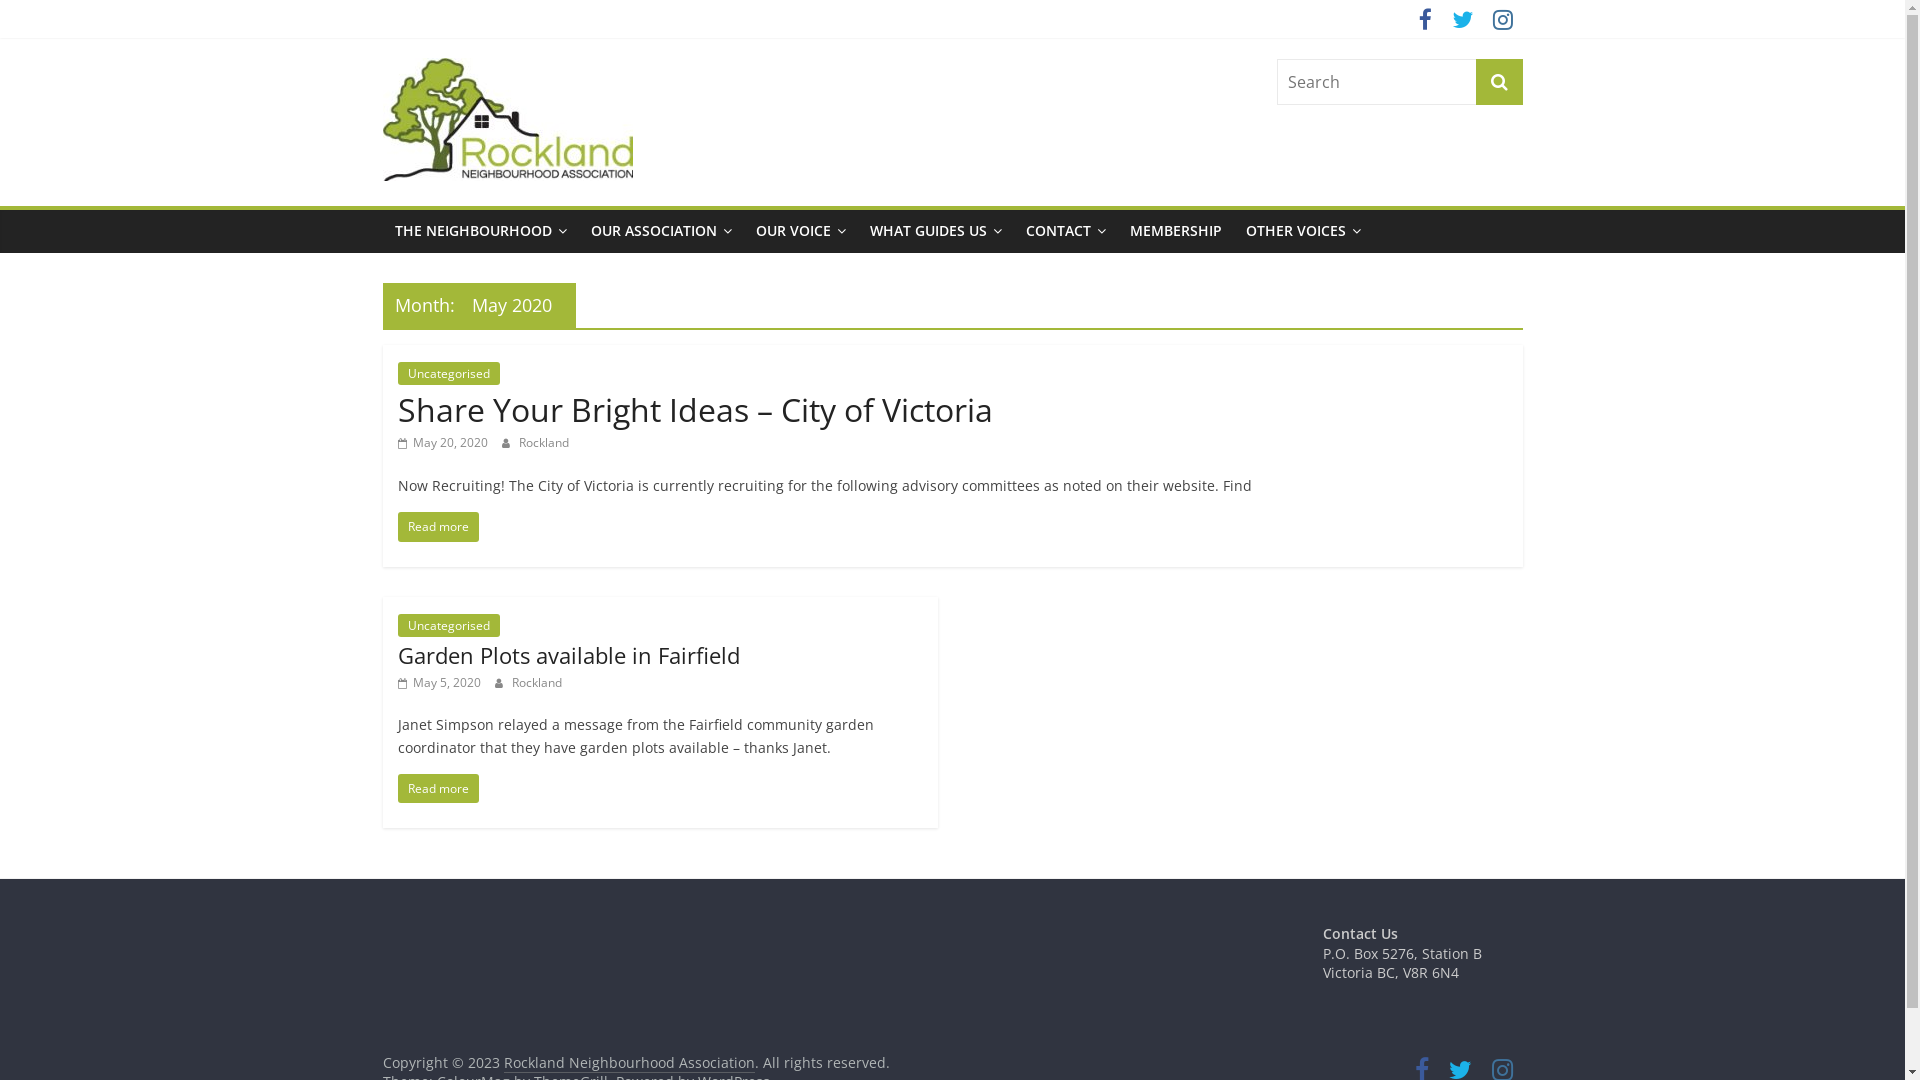 The width and height of the screenshot is (1920, 1080). I want to click on 'Rockland Neighbourhood Association', so click(552, 137).